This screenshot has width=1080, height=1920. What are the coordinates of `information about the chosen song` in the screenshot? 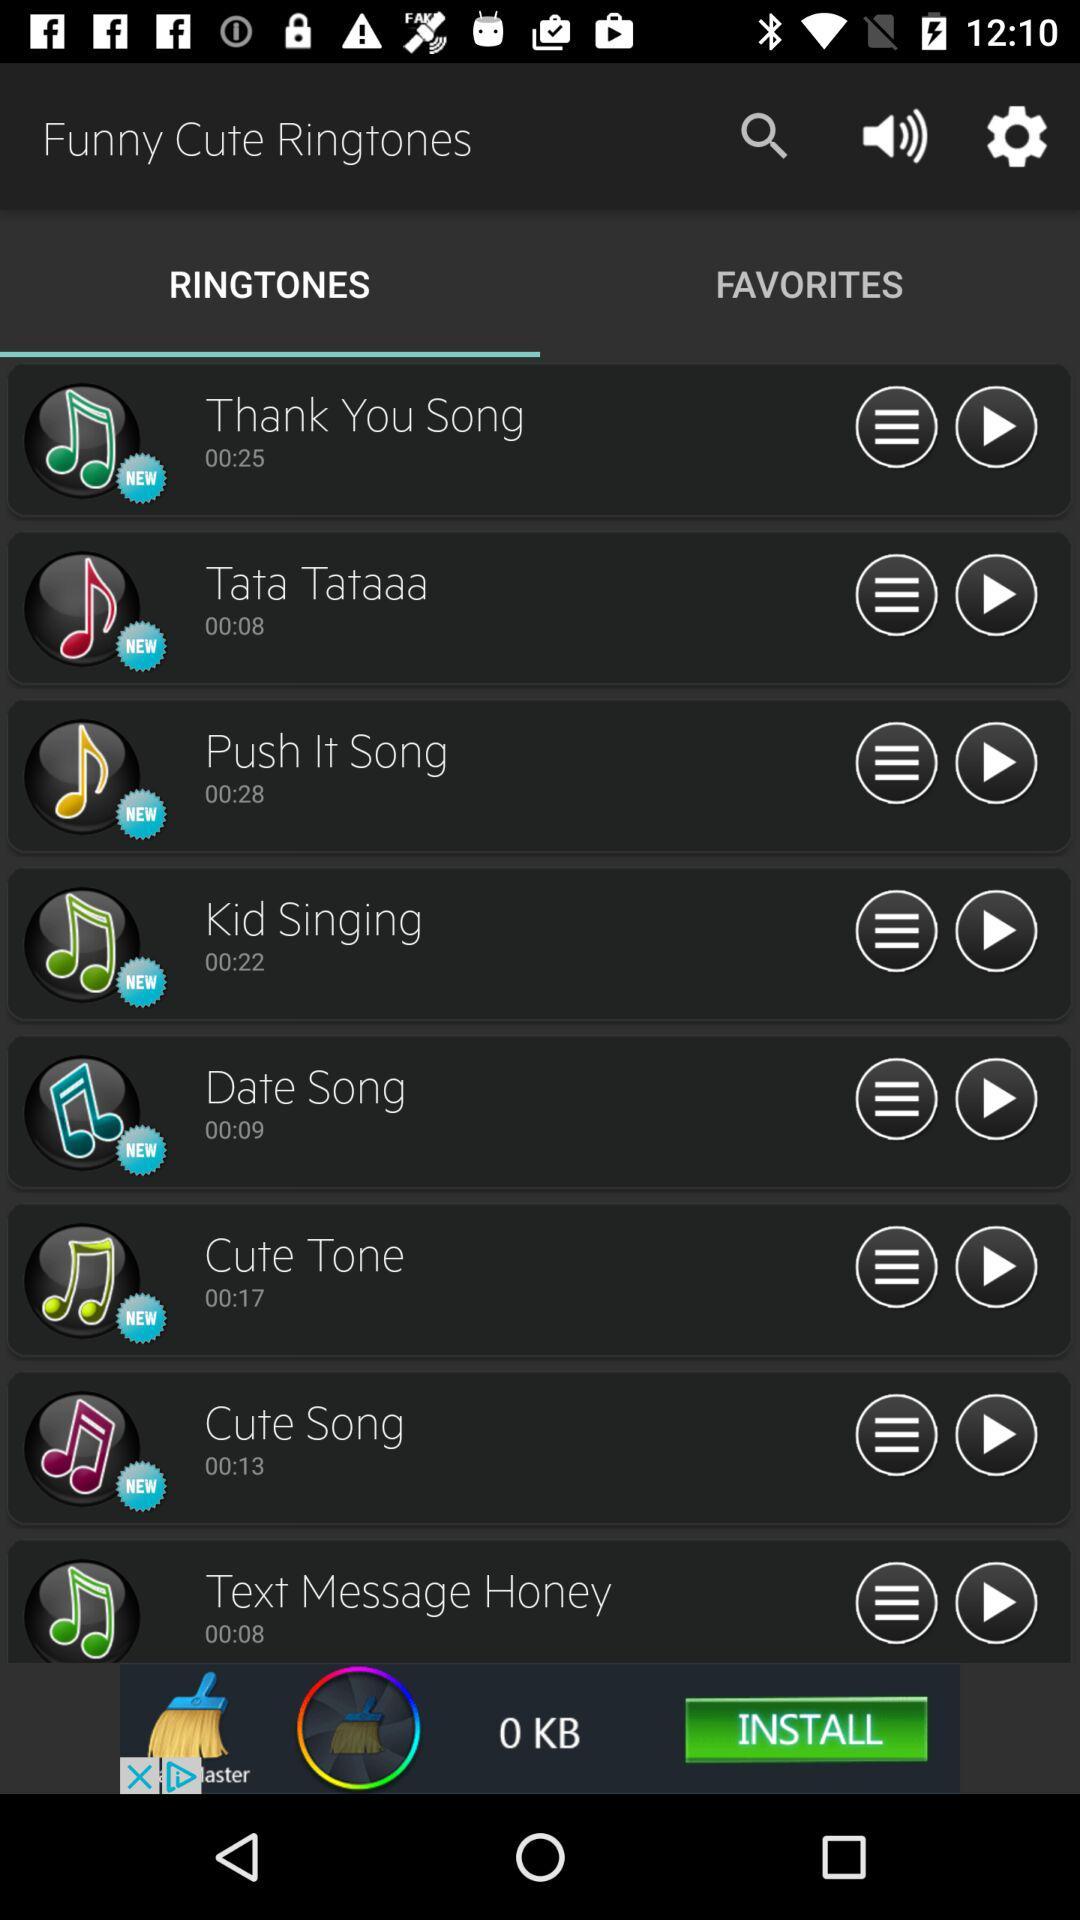 It's located at (895, 1435).